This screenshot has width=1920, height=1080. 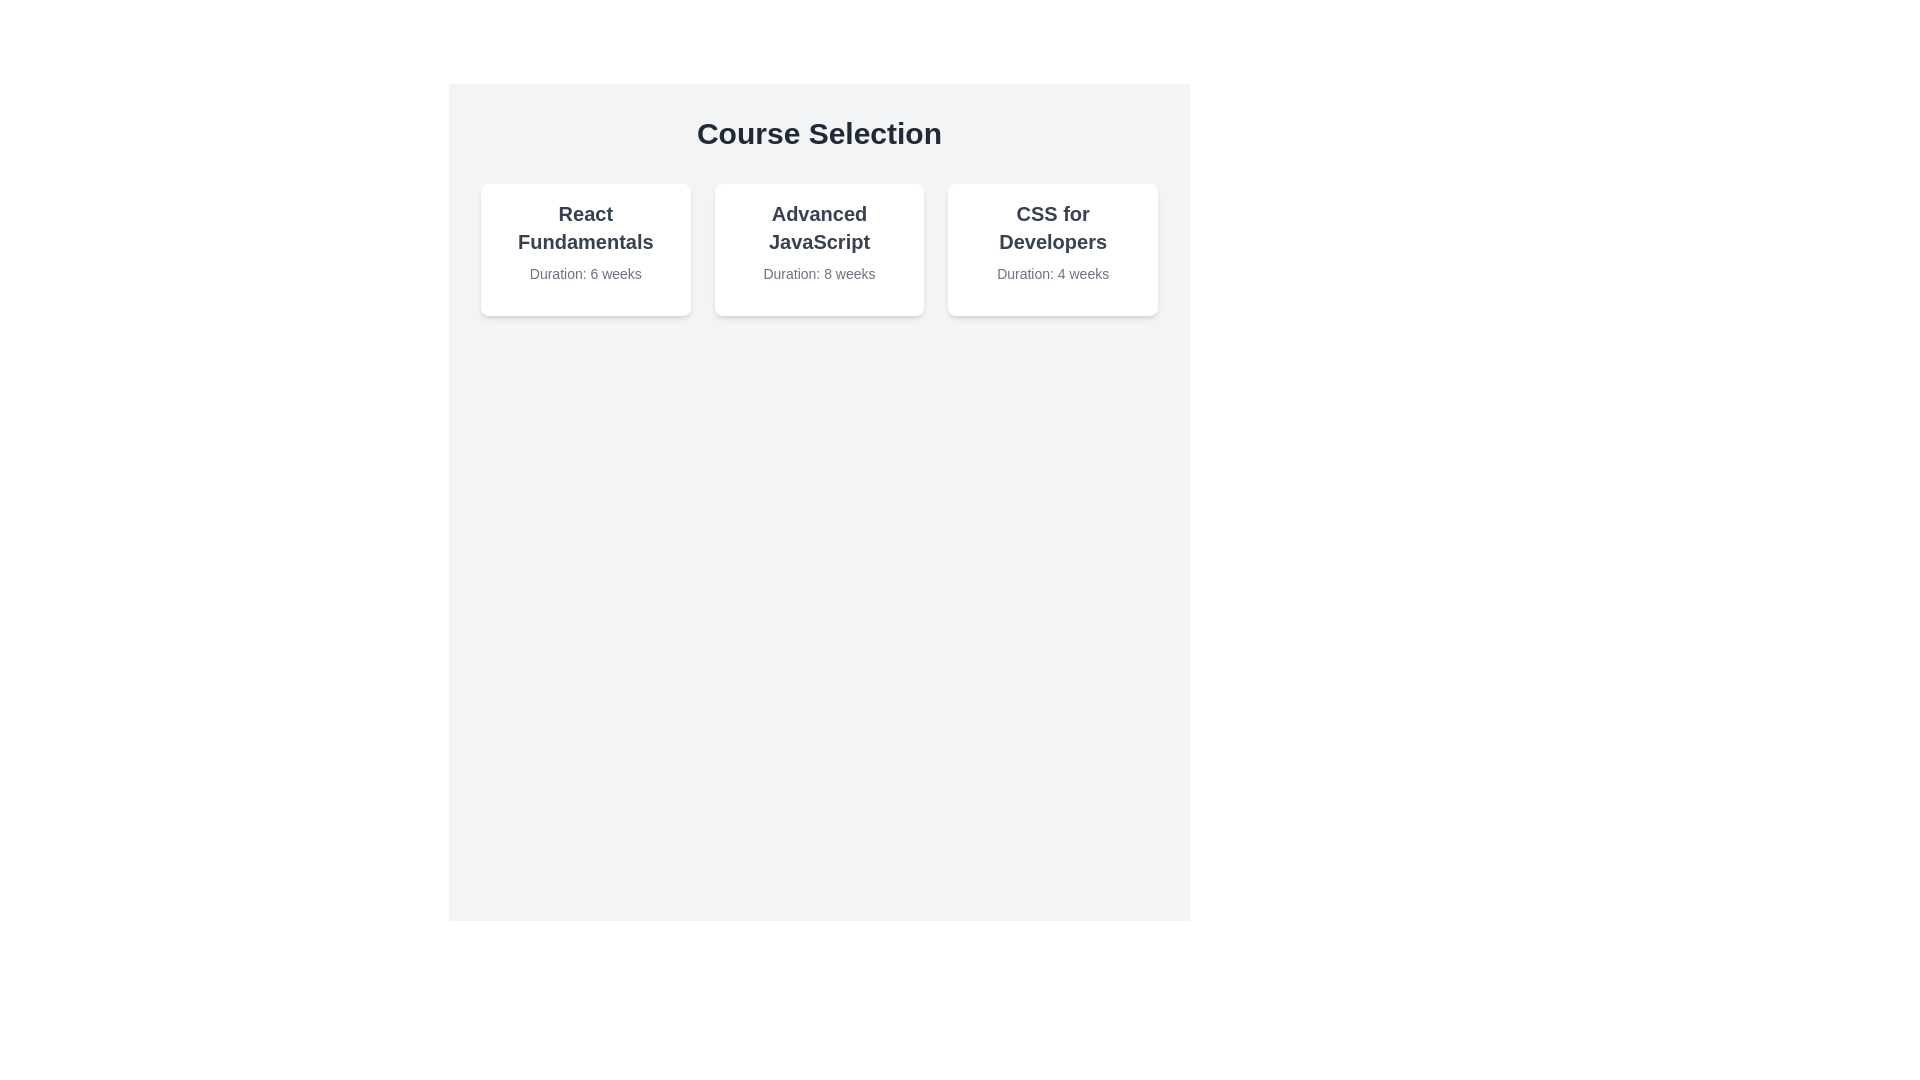 What do you see at coordinates (584, 273) in the screenshot?
I see `the text label 'Duration: 6 weeks' located below the title 'React Fundamentals' within the first card, which is styled in a smaller gray font` at bounding box center [584, 273].